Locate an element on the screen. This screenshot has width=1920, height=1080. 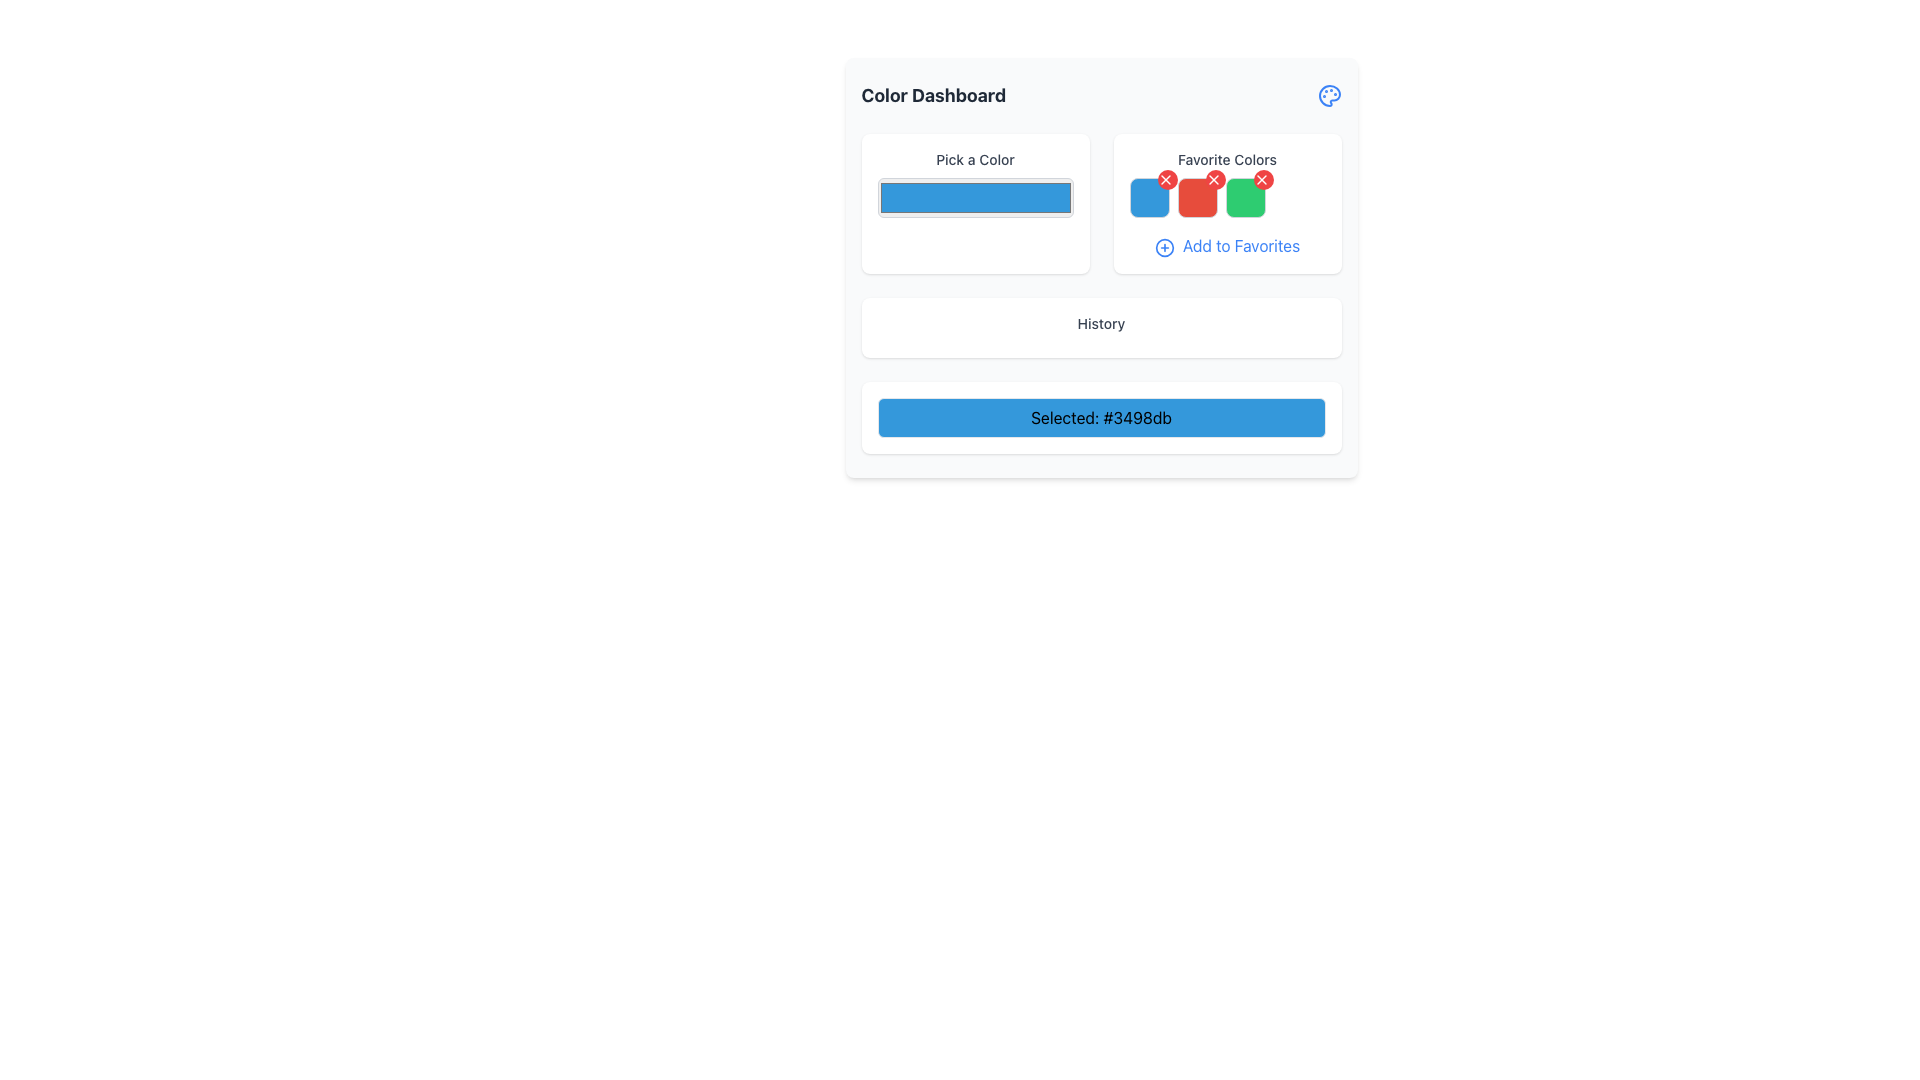
the prominent heading displaying 'Color Dashboard' located at the top-left corner of the card layout is located at coordinates (932, 96).